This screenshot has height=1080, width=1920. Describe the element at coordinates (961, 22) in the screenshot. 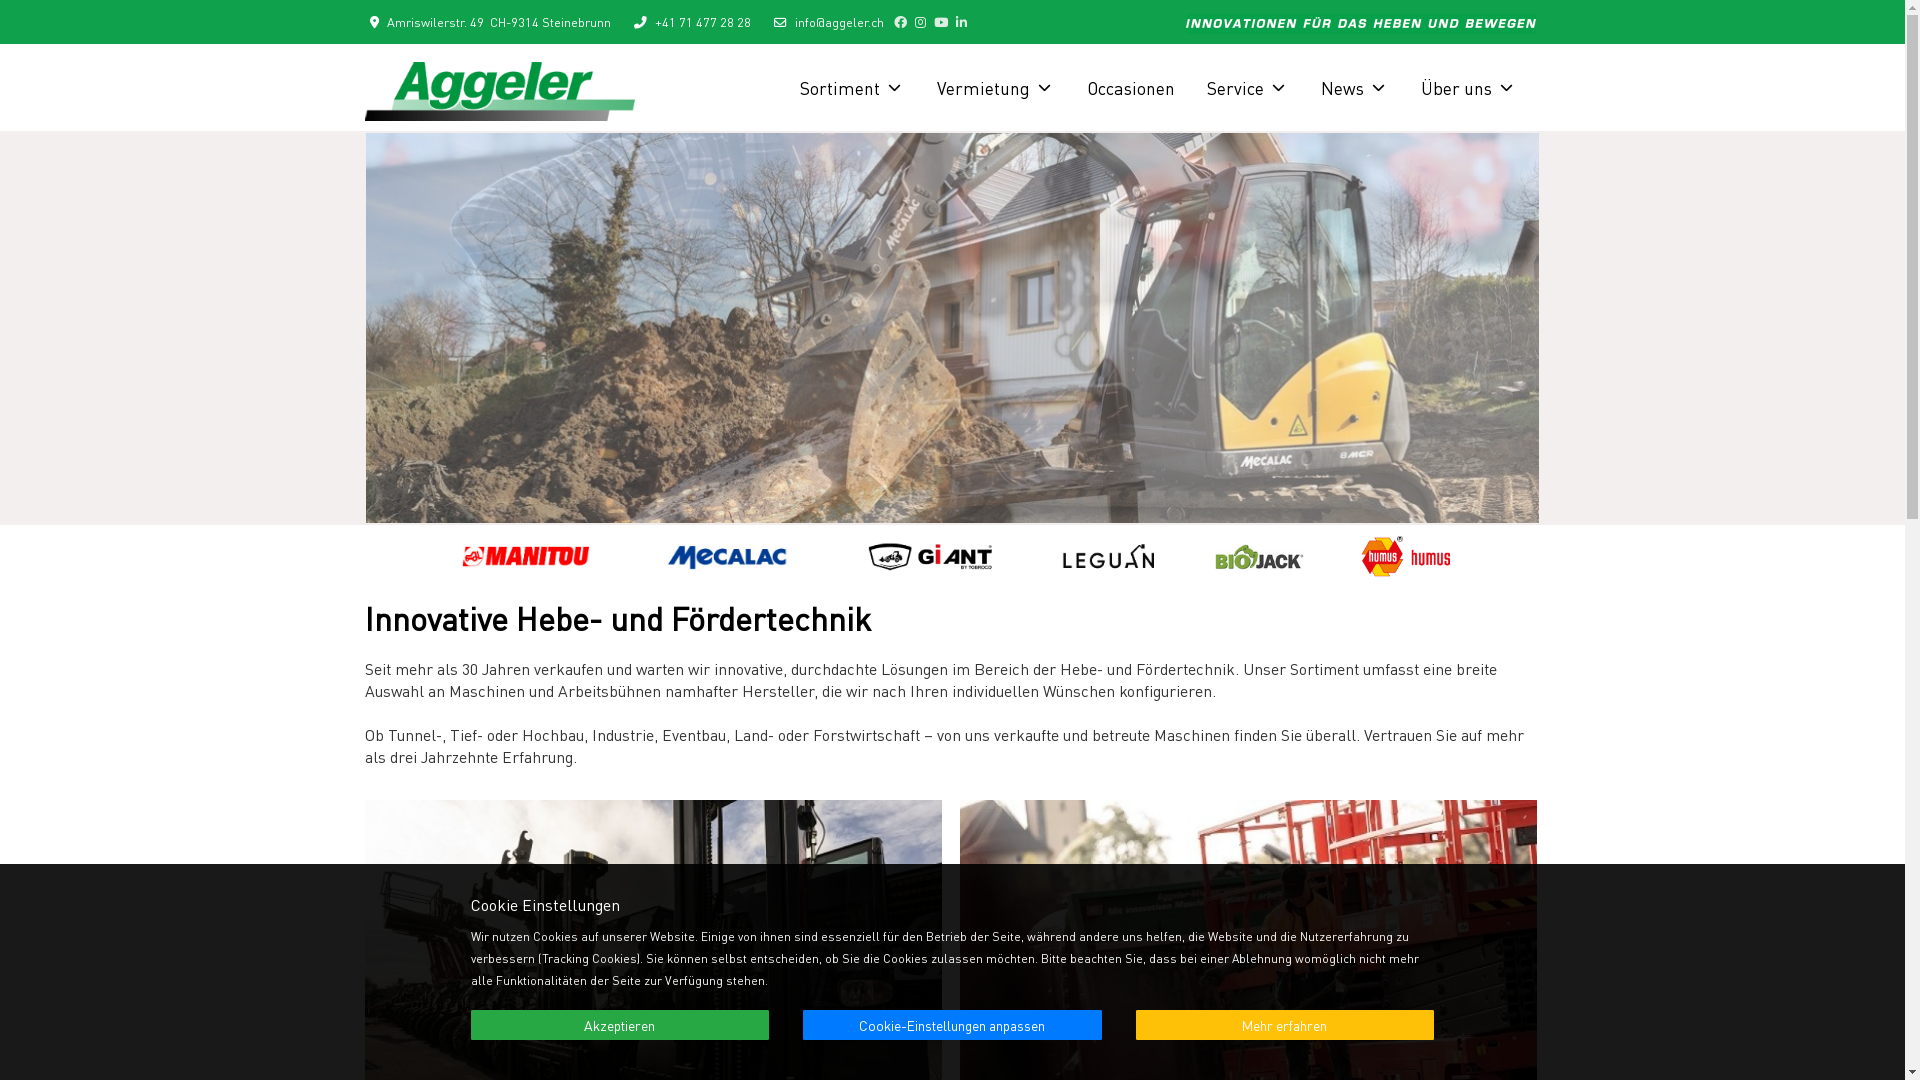

I see `'LinkedIn'` at that location.